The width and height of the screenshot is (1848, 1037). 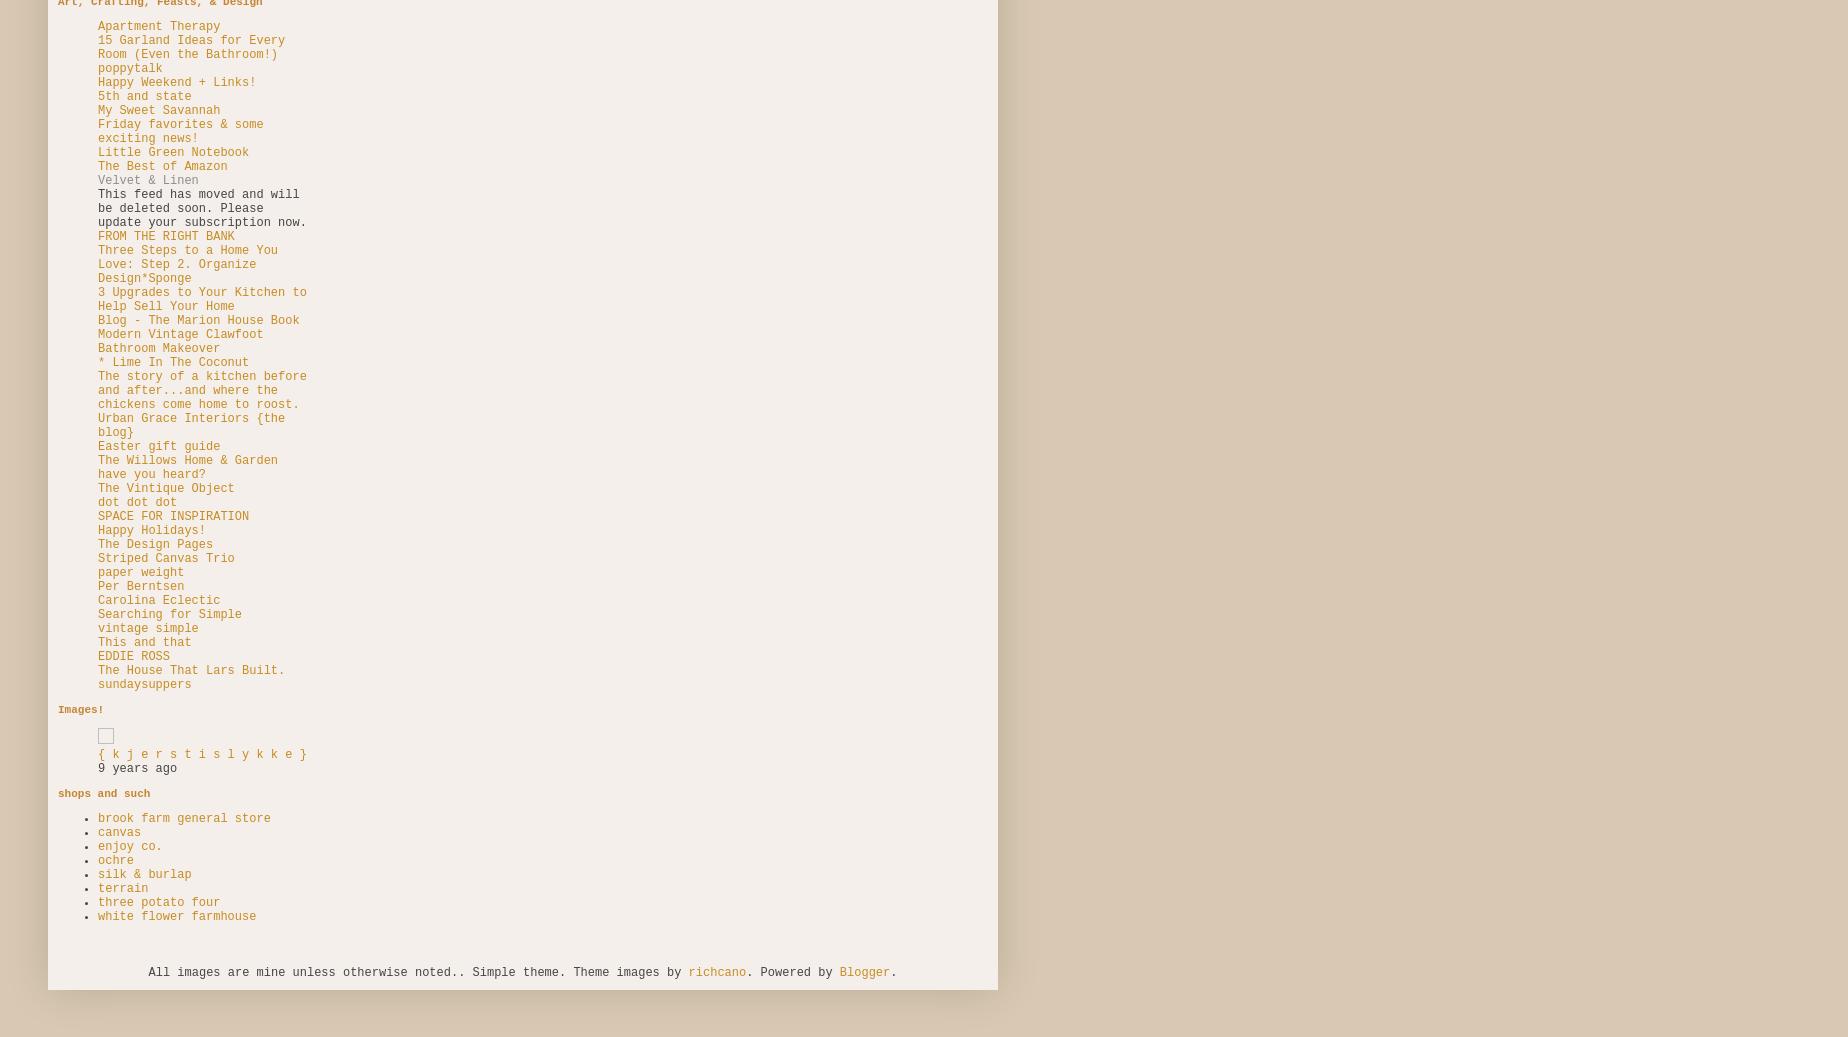 I want to click on 'paper weight', so click(x=141, y=572).